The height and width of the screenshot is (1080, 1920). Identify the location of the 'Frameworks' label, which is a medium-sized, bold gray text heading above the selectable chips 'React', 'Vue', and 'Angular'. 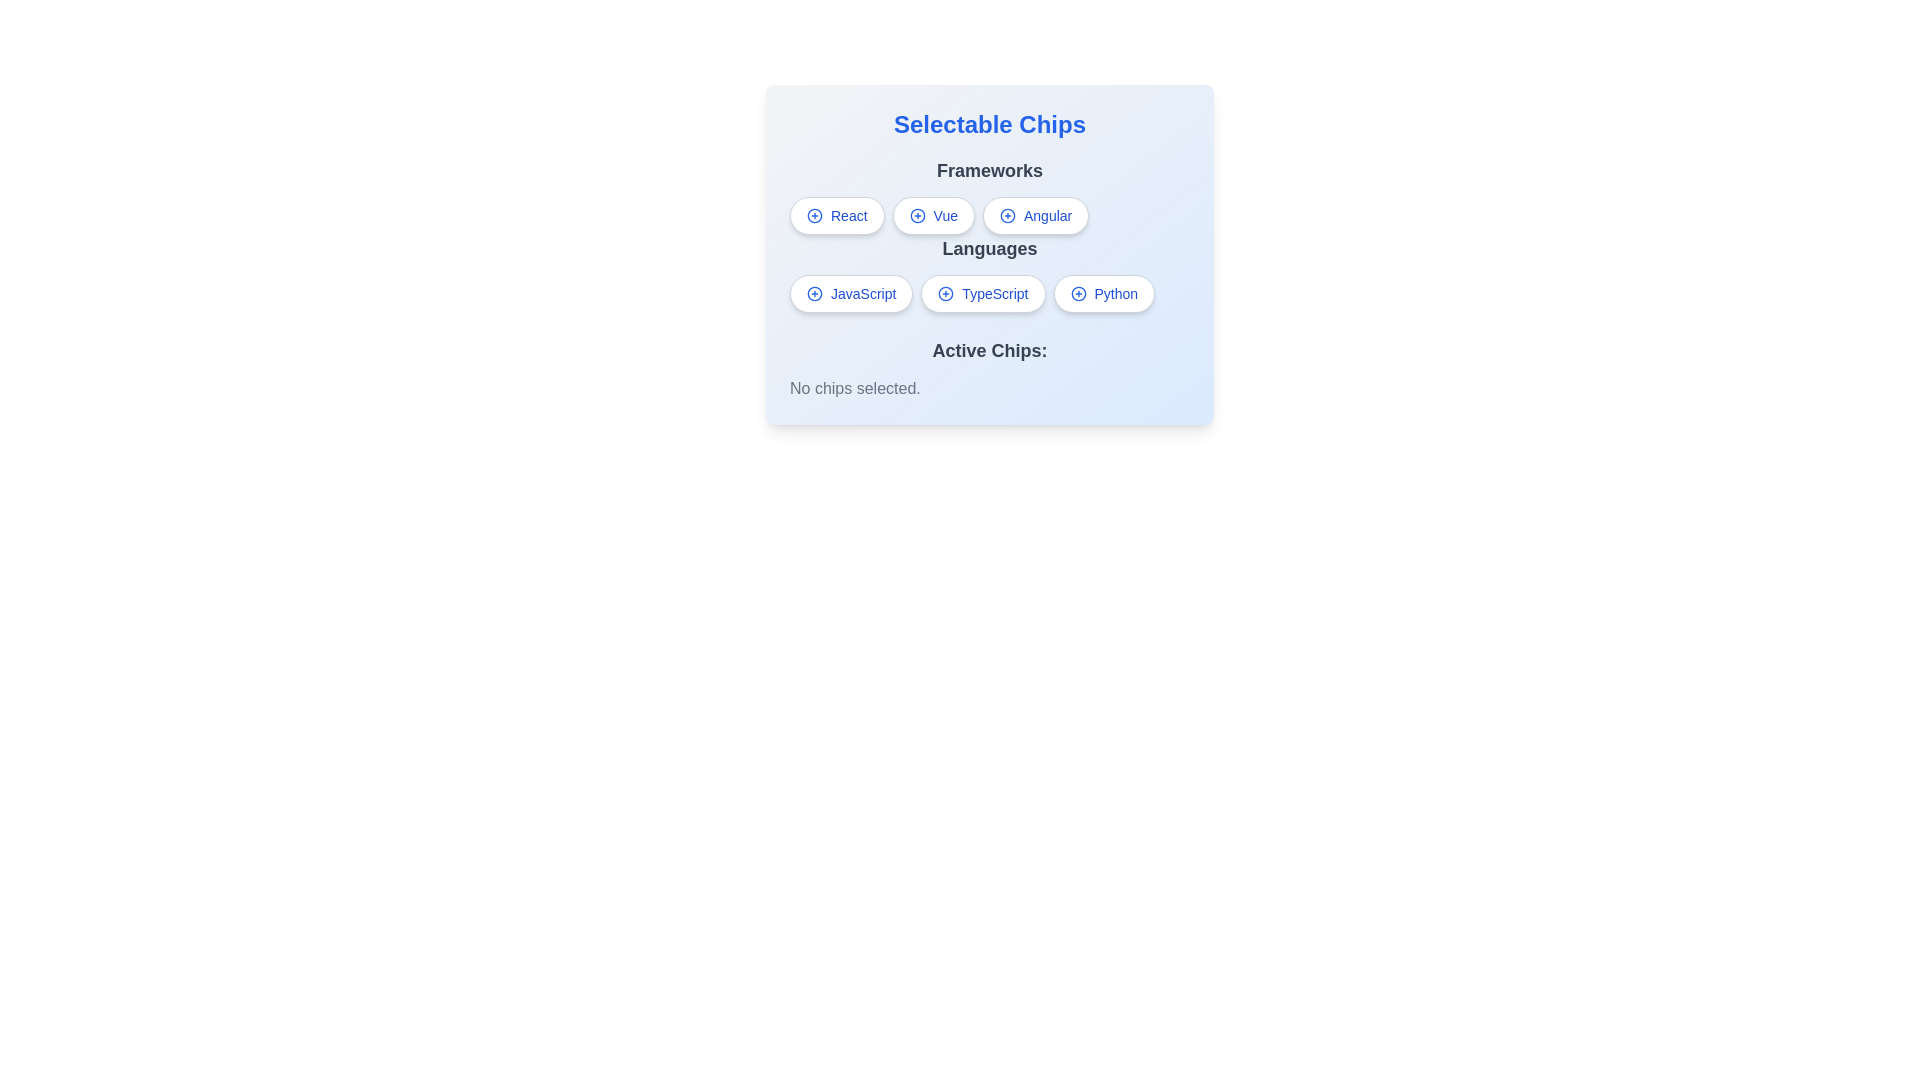
(989, 169).